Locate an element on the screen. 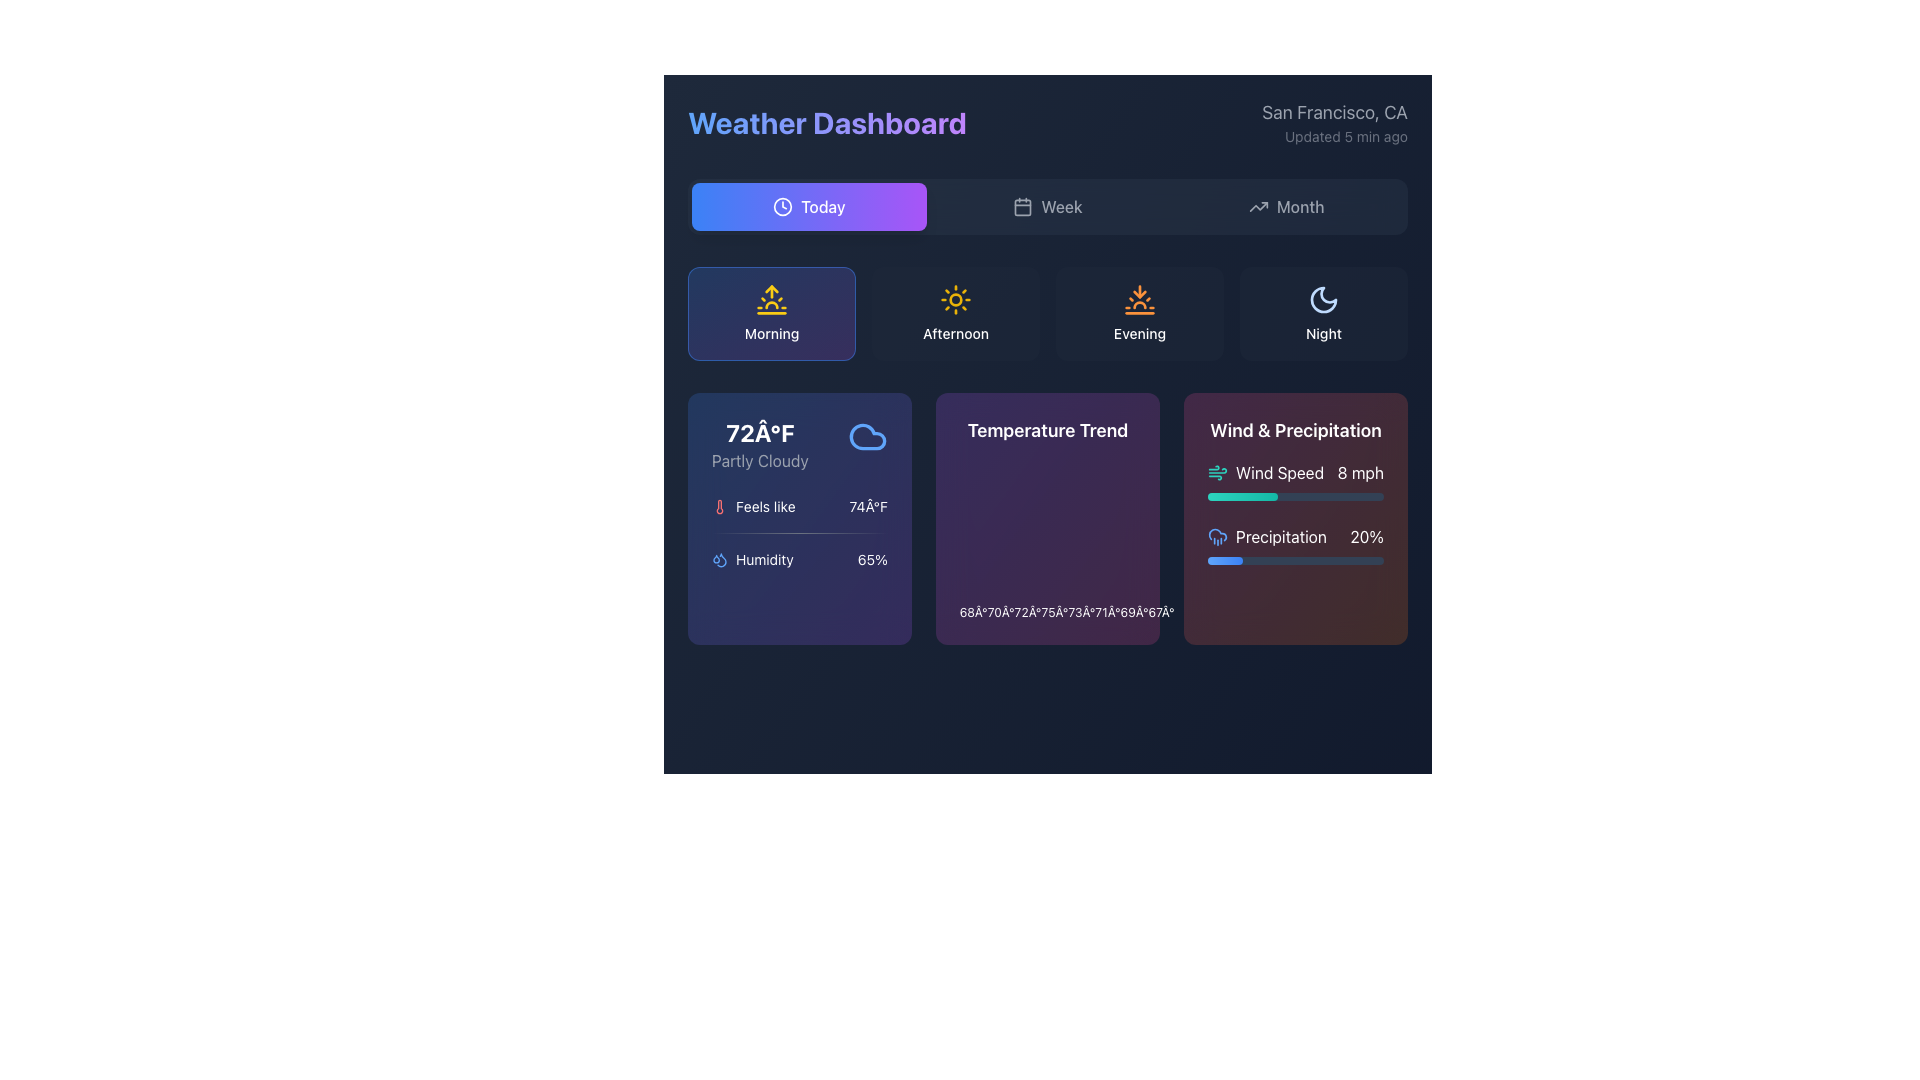  the 'Afternoon' button with a sun icon, located in the middle top row of the Weather Dashboard grid is located at coordinates (954, 313).